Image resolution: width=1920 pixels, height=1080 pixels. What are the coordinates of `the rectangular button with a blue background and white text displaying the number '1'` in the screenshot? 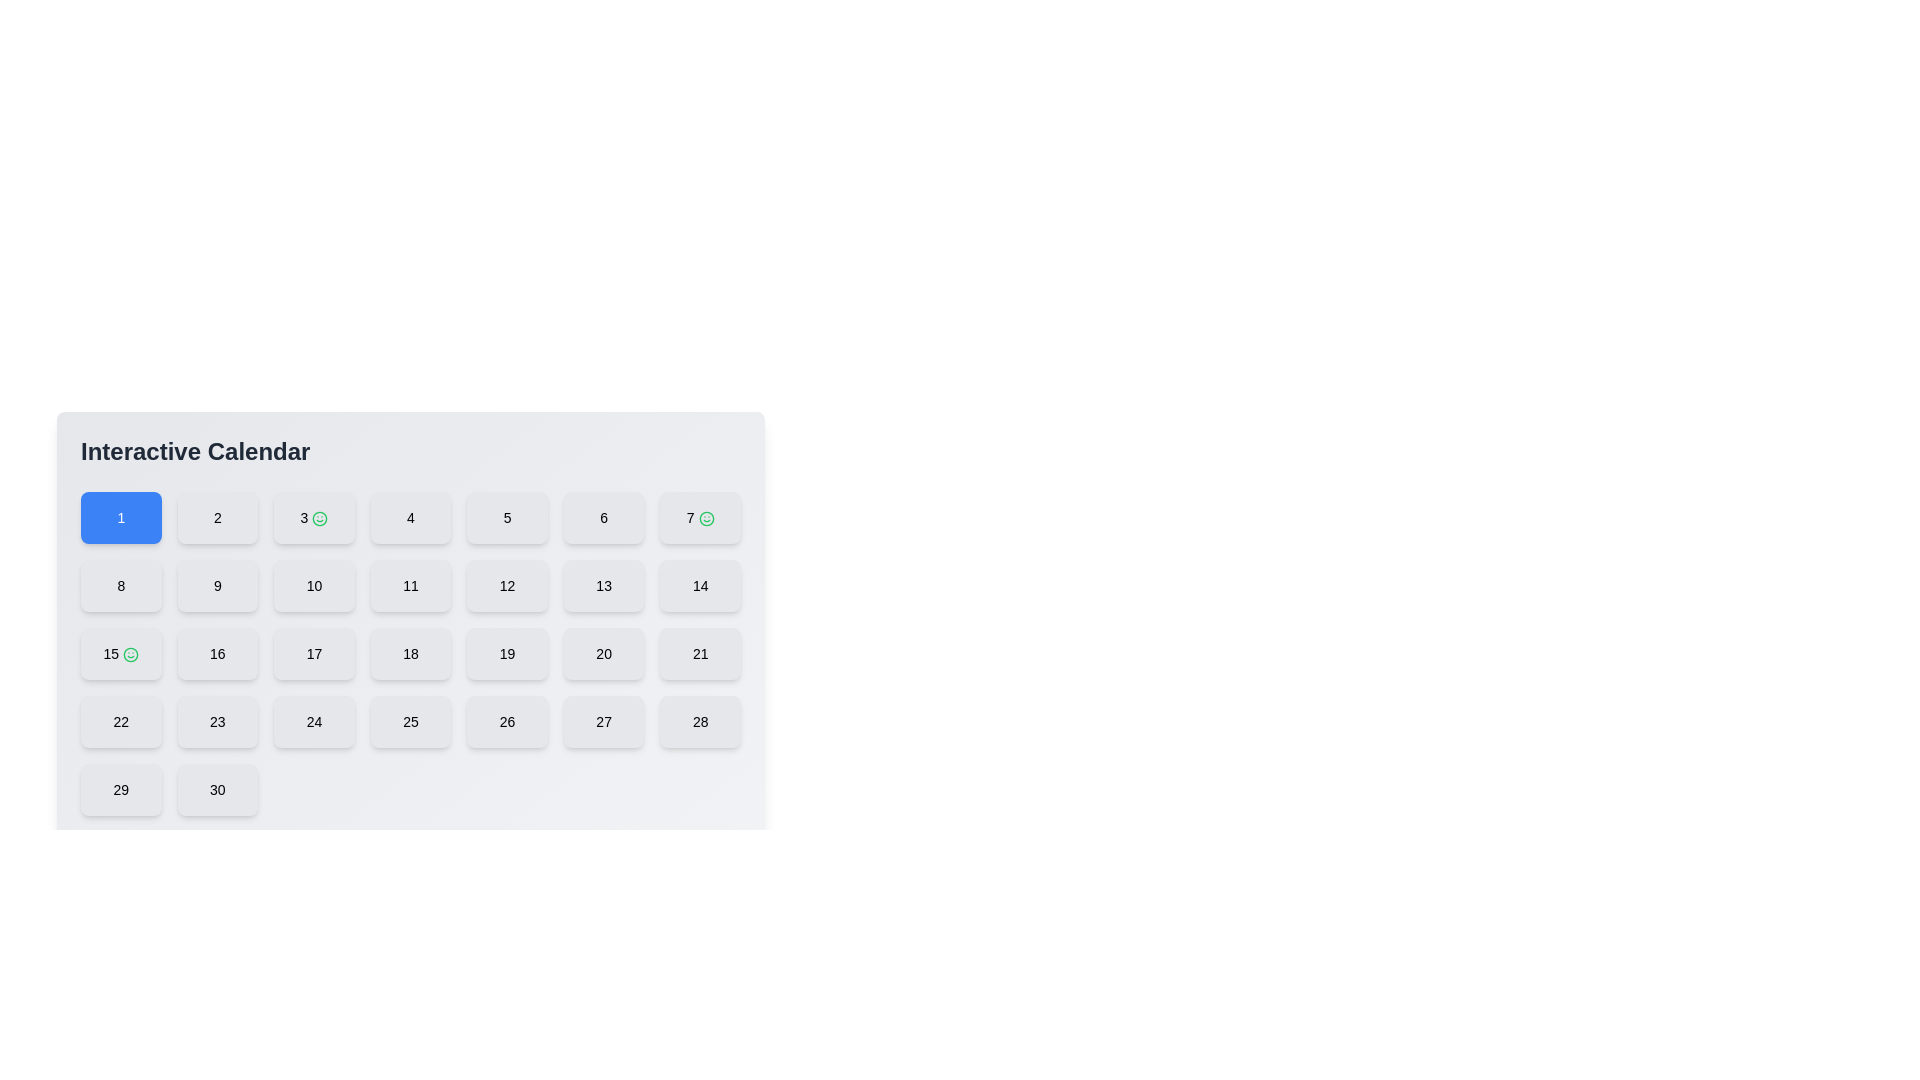 It's located at (120, 516).